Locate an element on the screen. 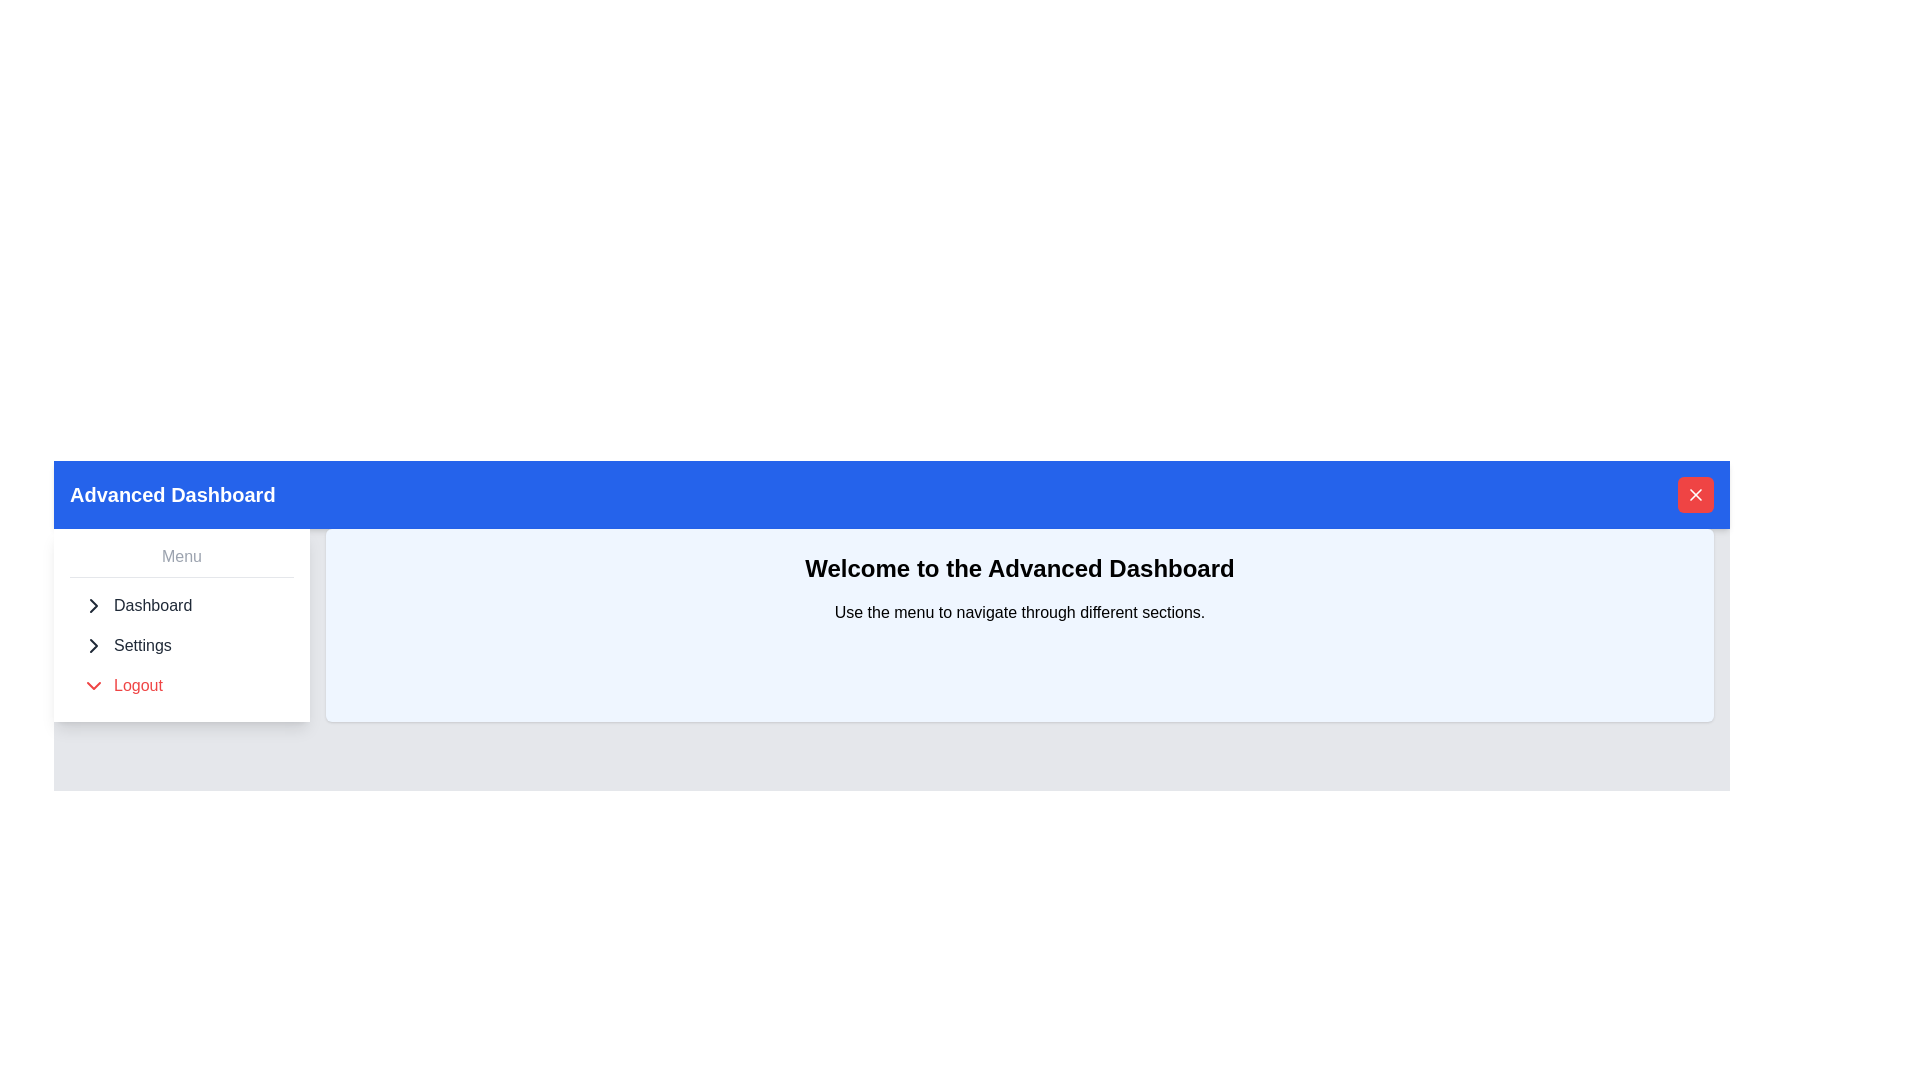 The height and width of the screenshot is (1080, 1920). the Header text element, which serves as a welcoming message or title for the dashboard interface, located above the navigation instructions is located at coordinates (1019, 569).